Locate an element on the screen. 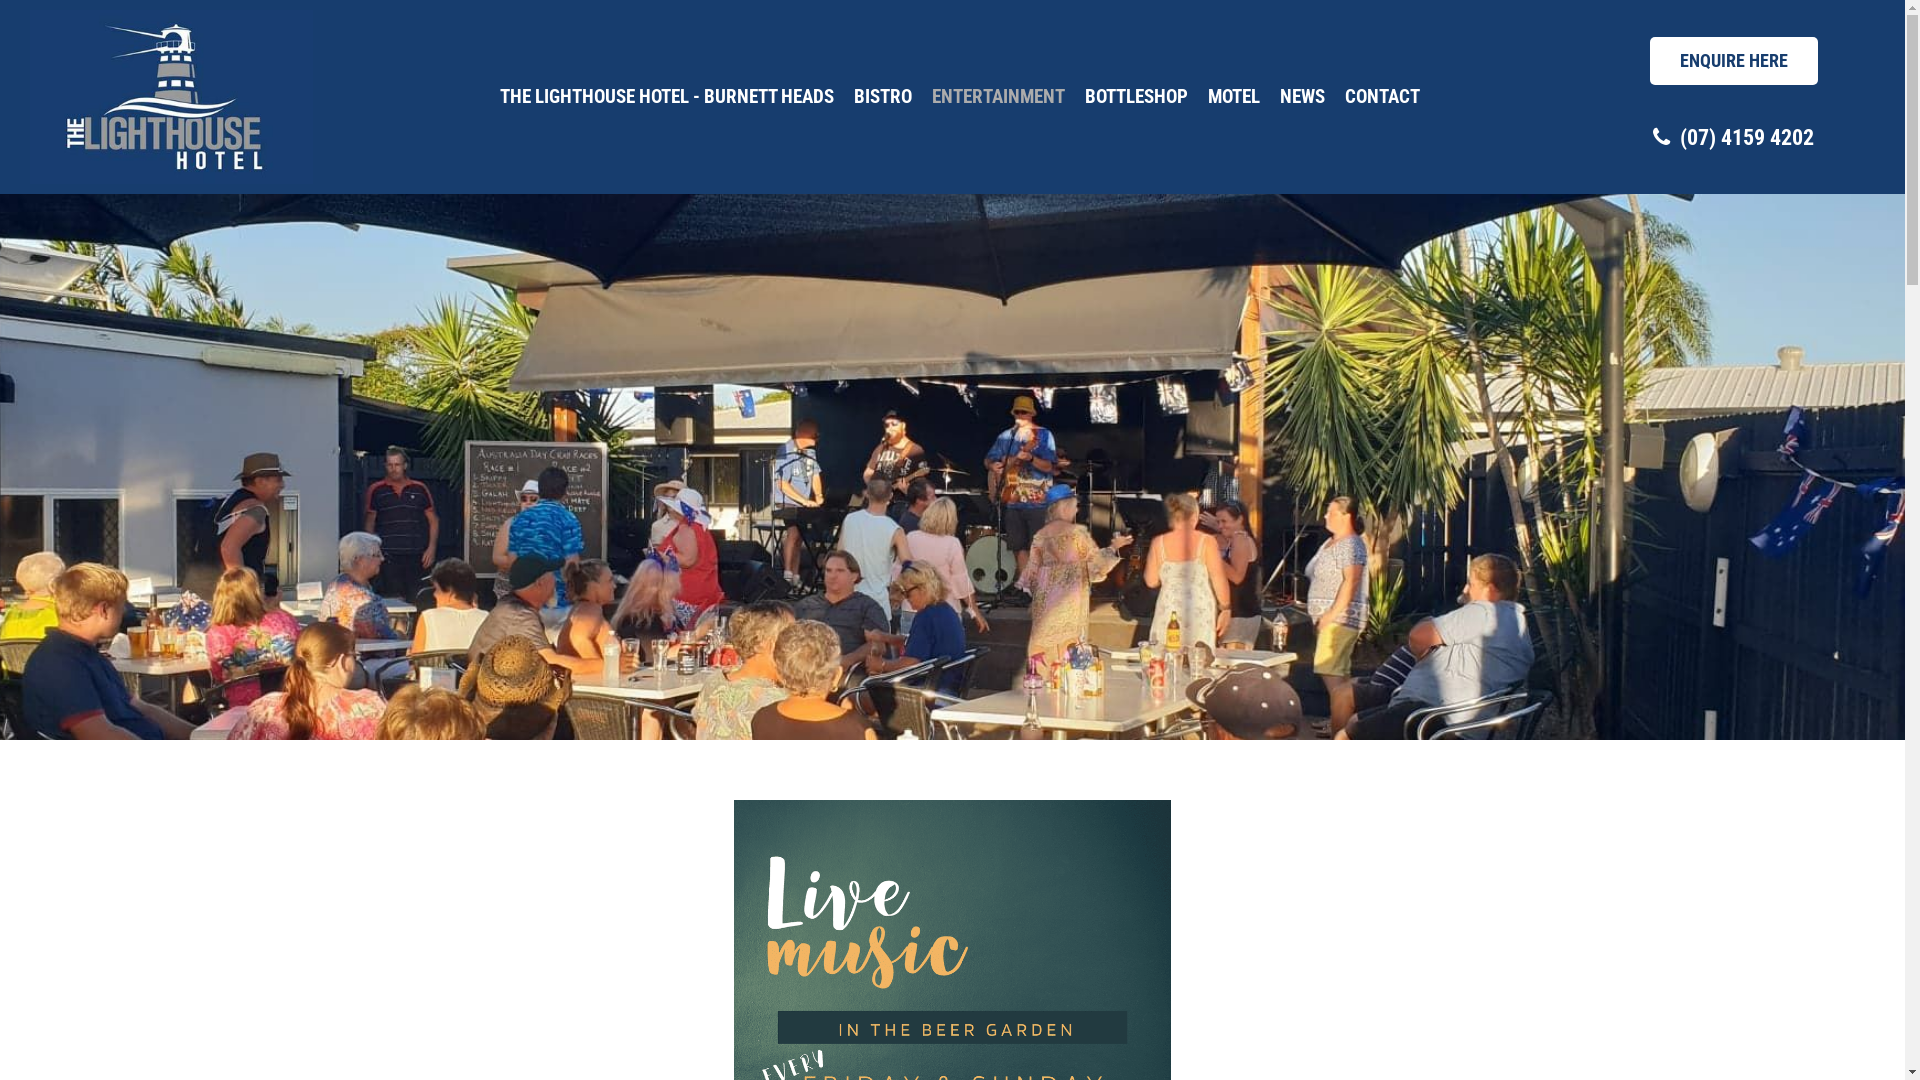 This screenshot has width=1920, height=1080. 'CONTACT' is located at coordinates (1381, 96).